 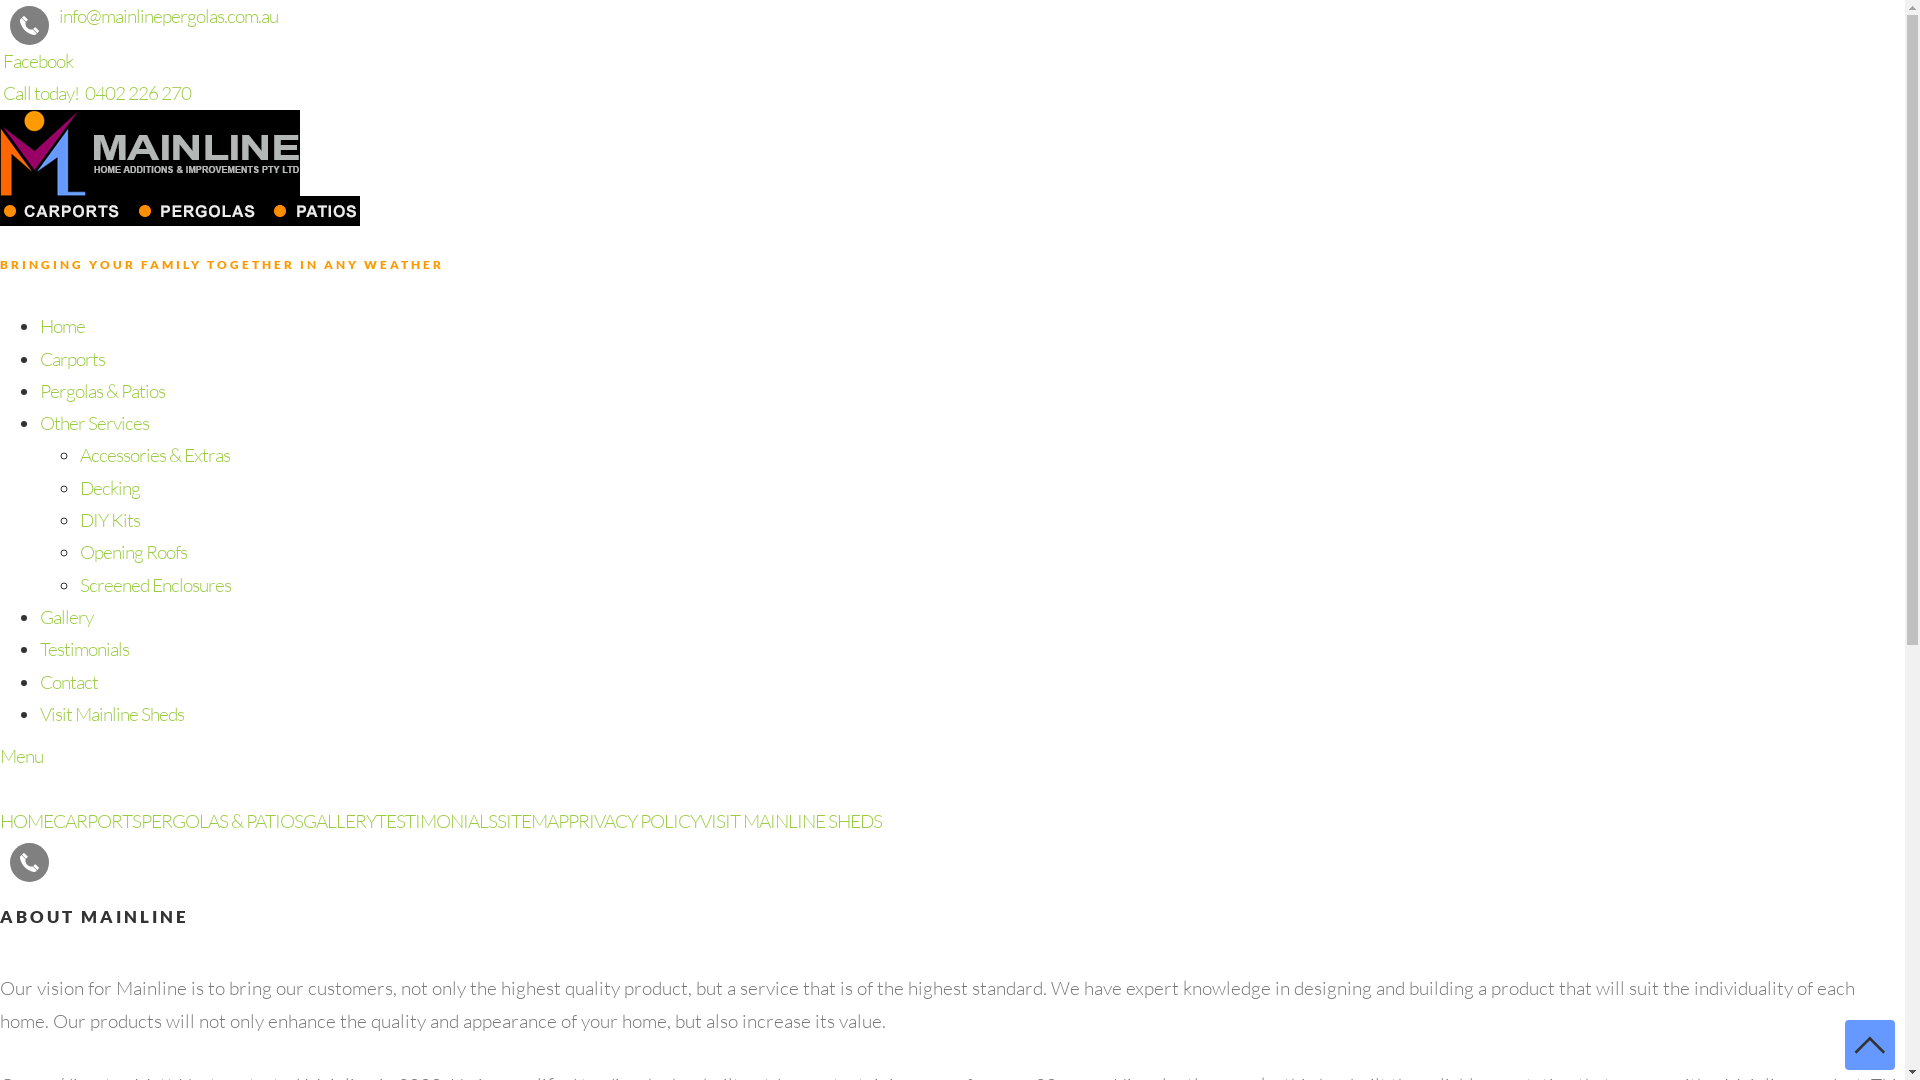 I want to click on 'Opening Roofs', so click(x=132, y=551).